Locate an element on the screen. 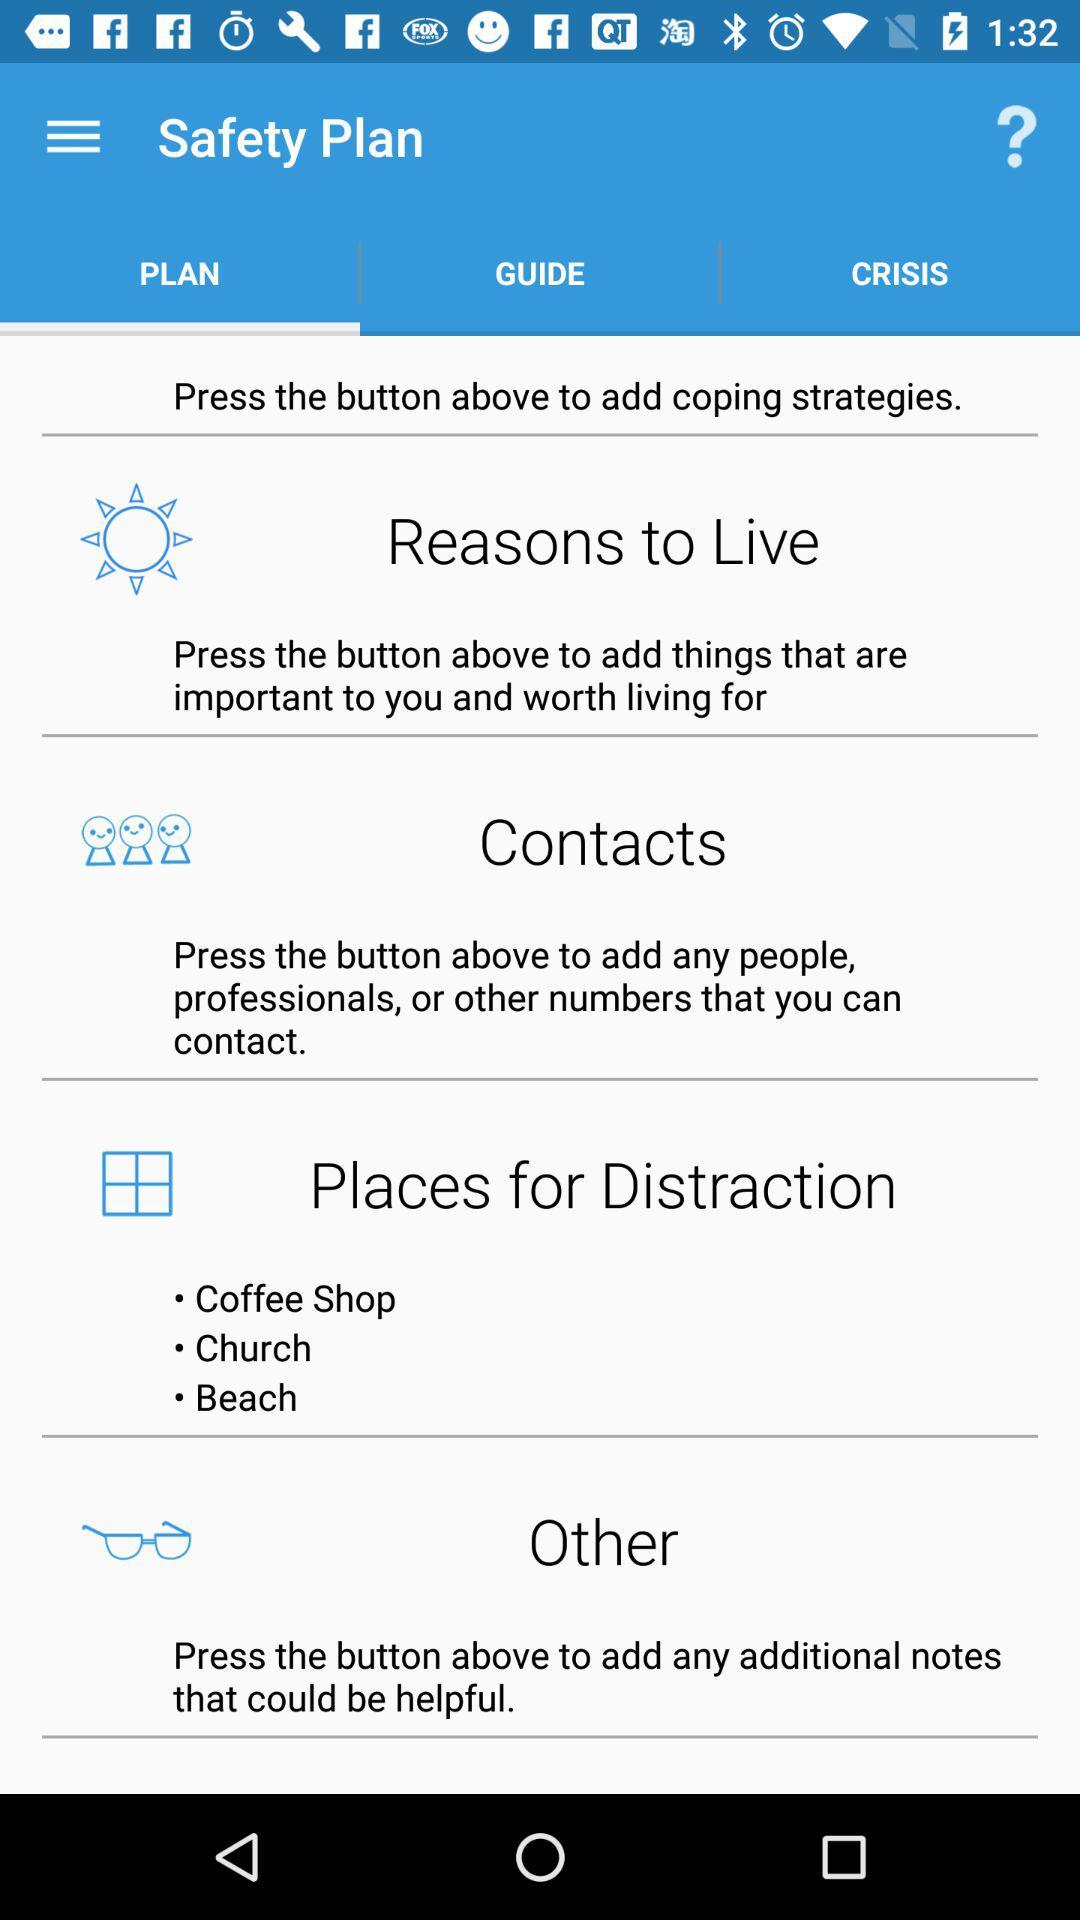 The image size is (1080, 1920). the app above the press the button icon is located at coordinates (540, 539).